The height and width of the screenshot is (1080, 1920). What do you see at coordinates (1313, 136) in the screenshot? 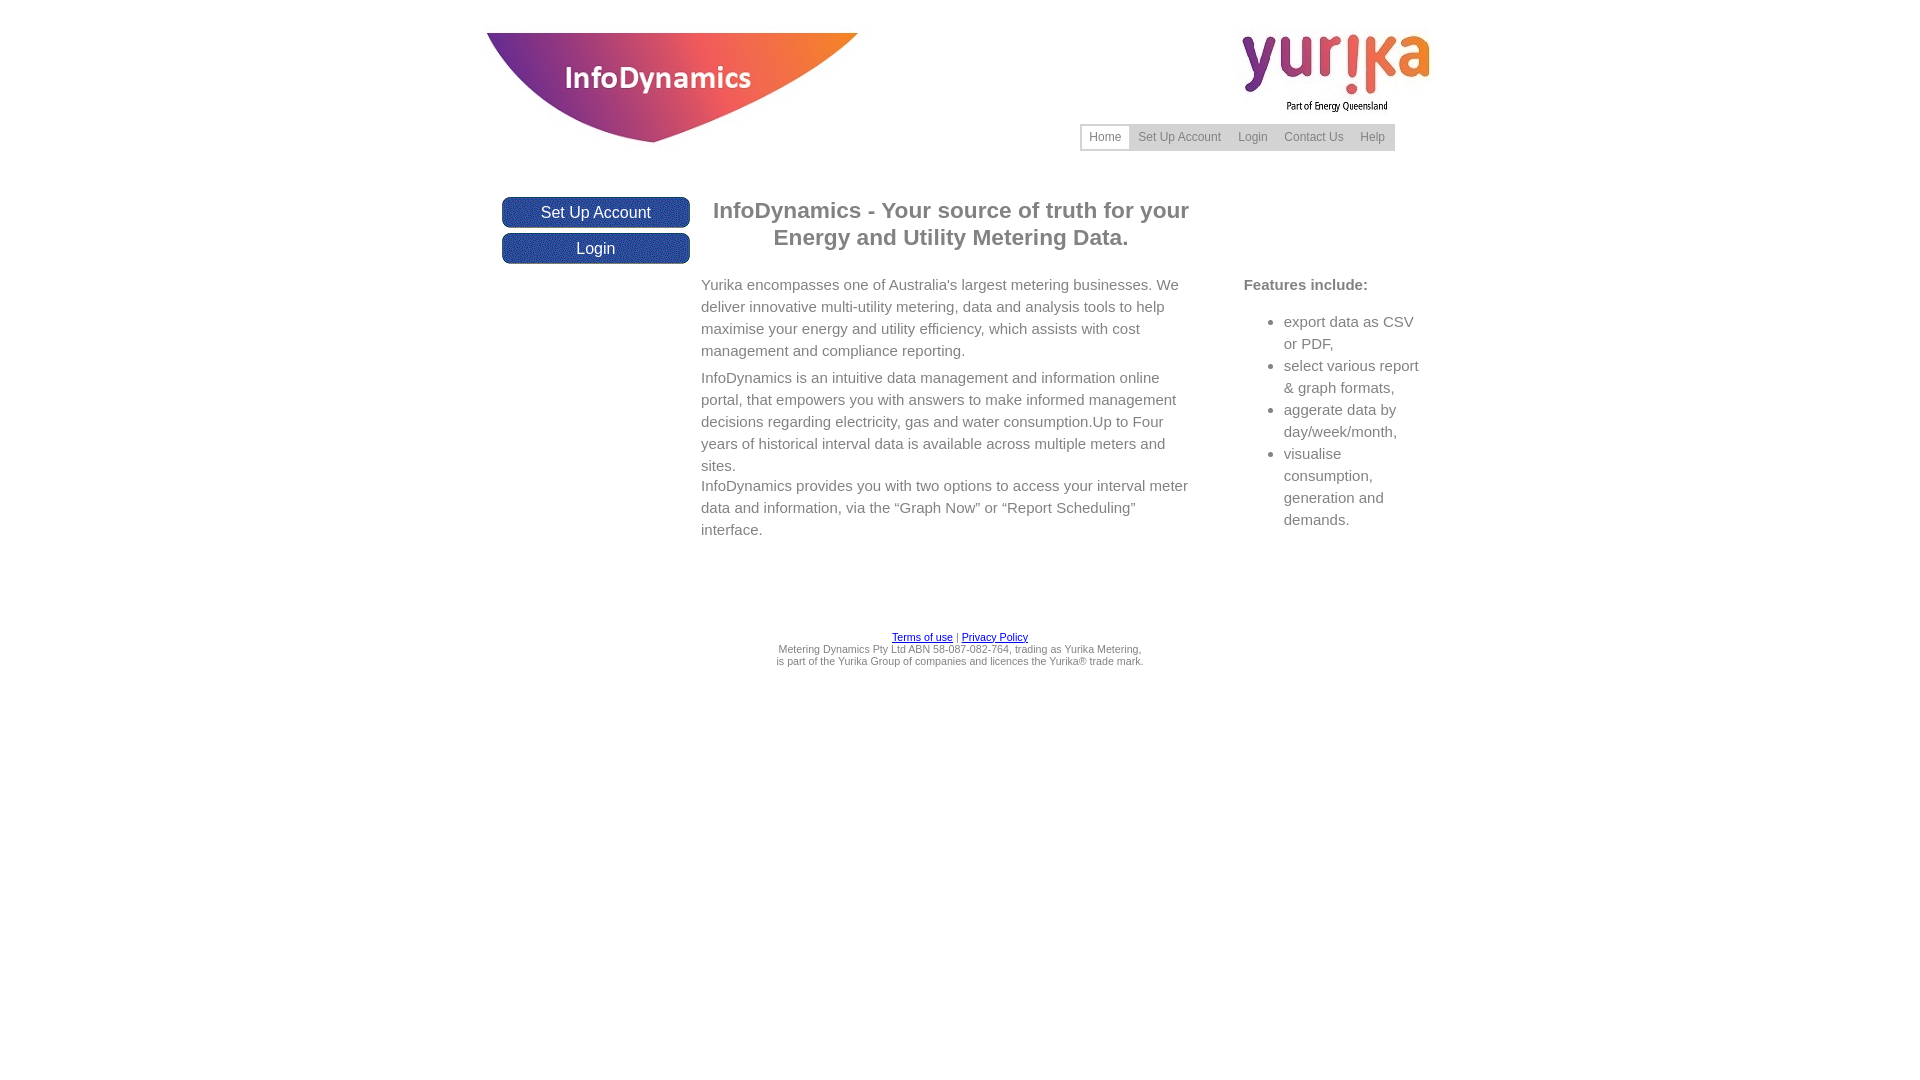
I see `'Contact Us'` at bounding box center [1313, 136].